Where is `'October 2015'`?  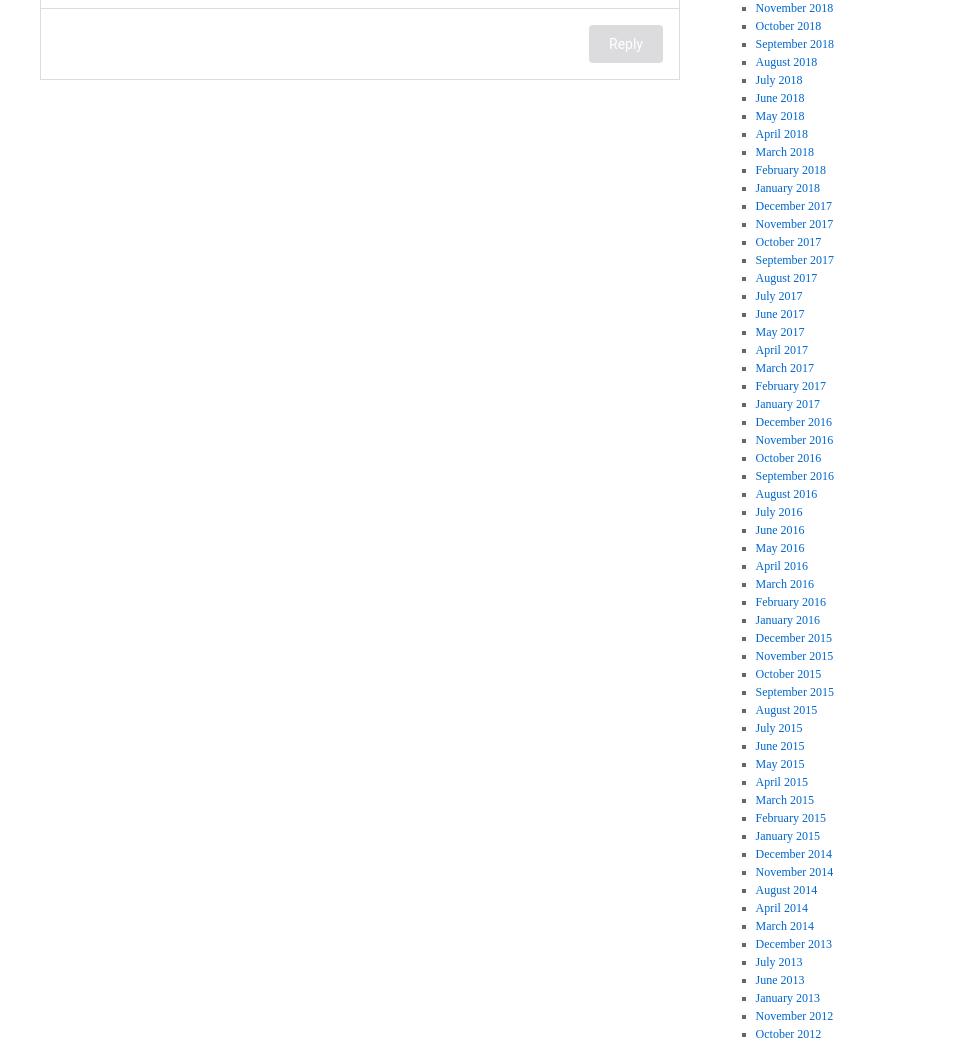 'October 2015' is located at coordinates (788, 673).